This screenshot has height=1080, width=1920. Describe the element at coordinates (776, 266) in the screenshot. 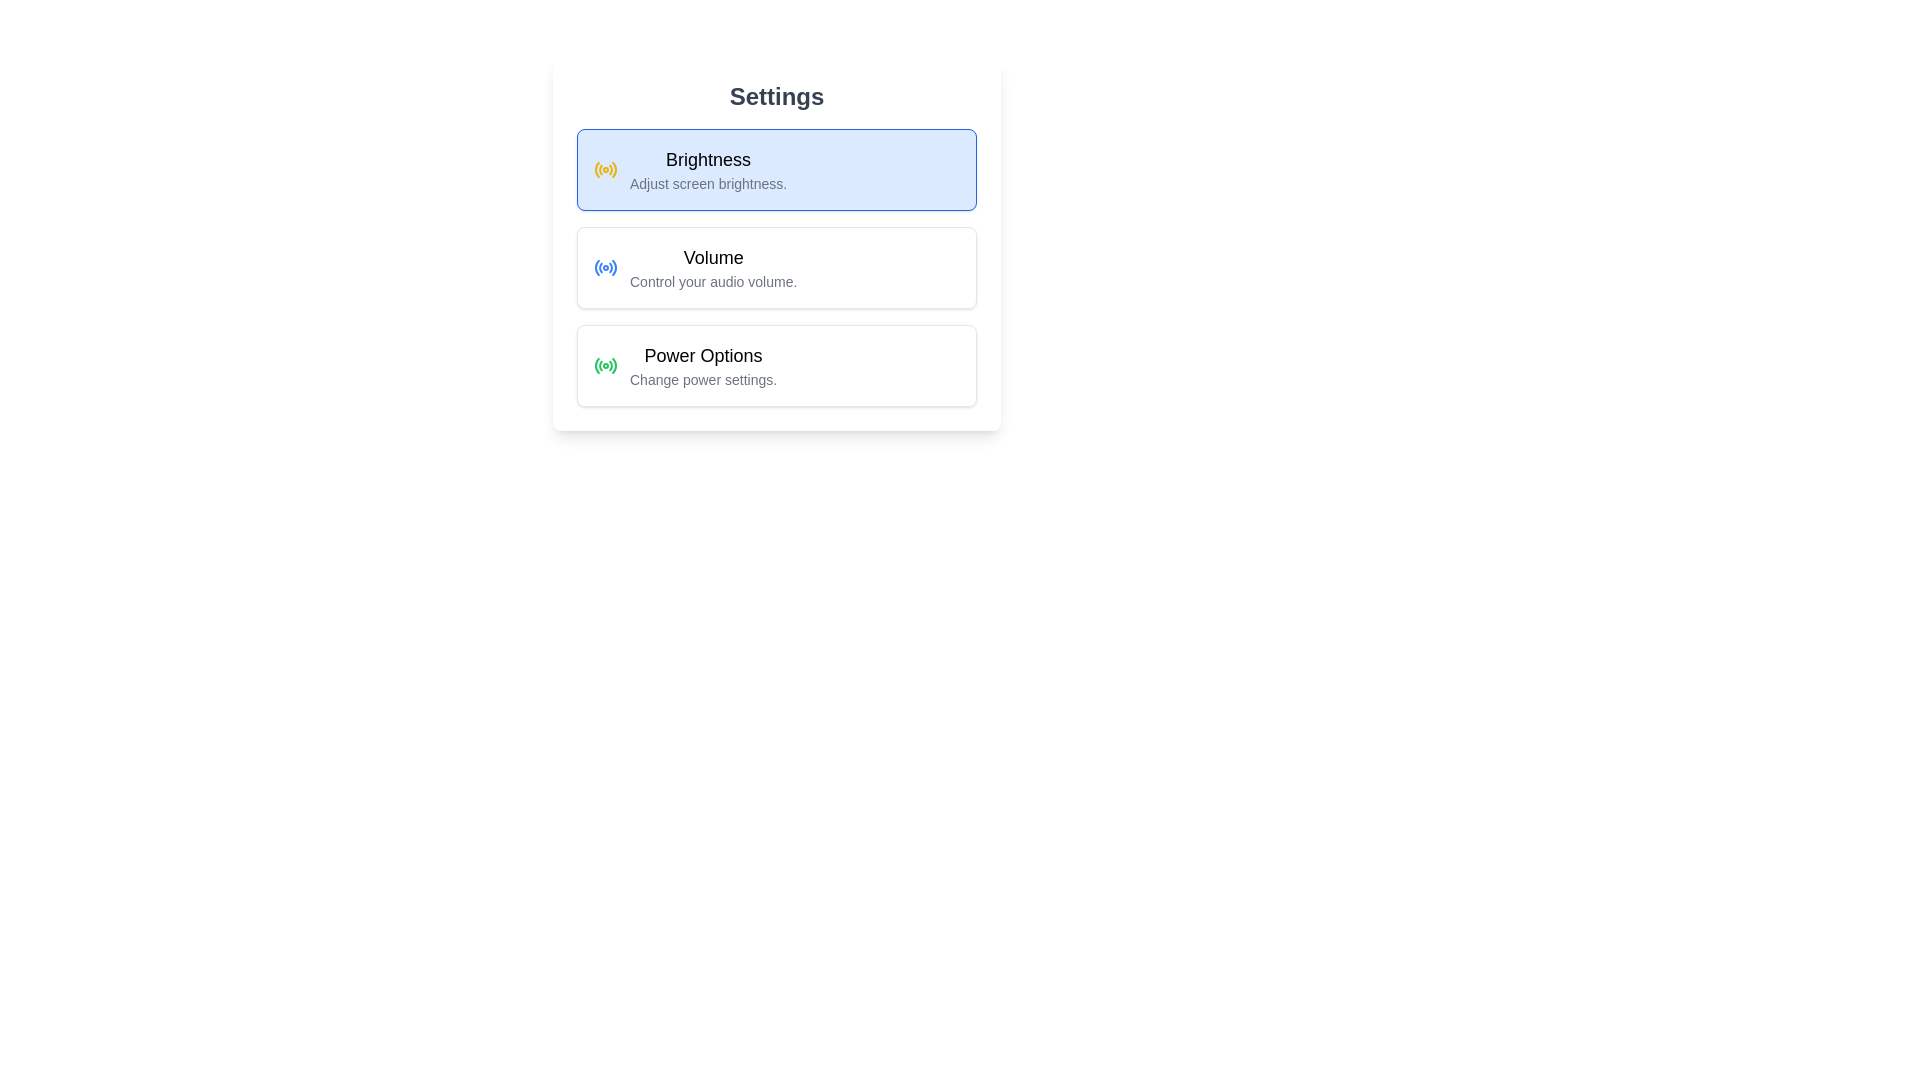

I see `the audio volume control card, which is the second card in the settings menu` at that location.